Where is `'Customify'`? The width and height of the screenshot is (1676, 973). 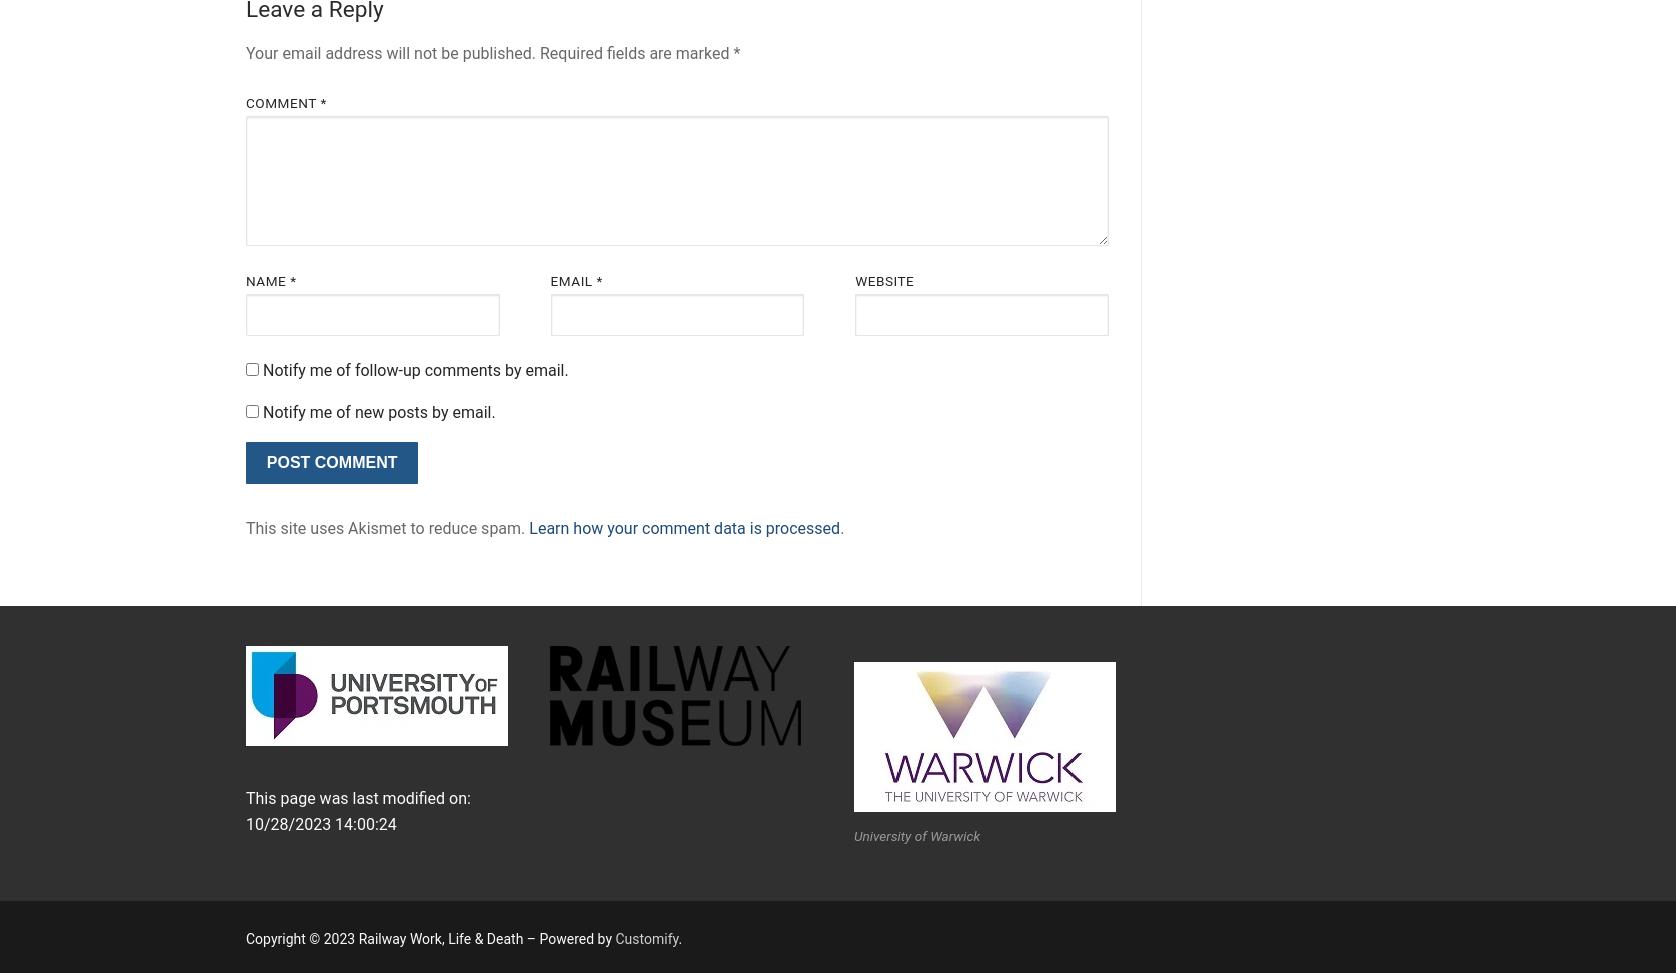
'Customify' is located at coordinates (645, 936).